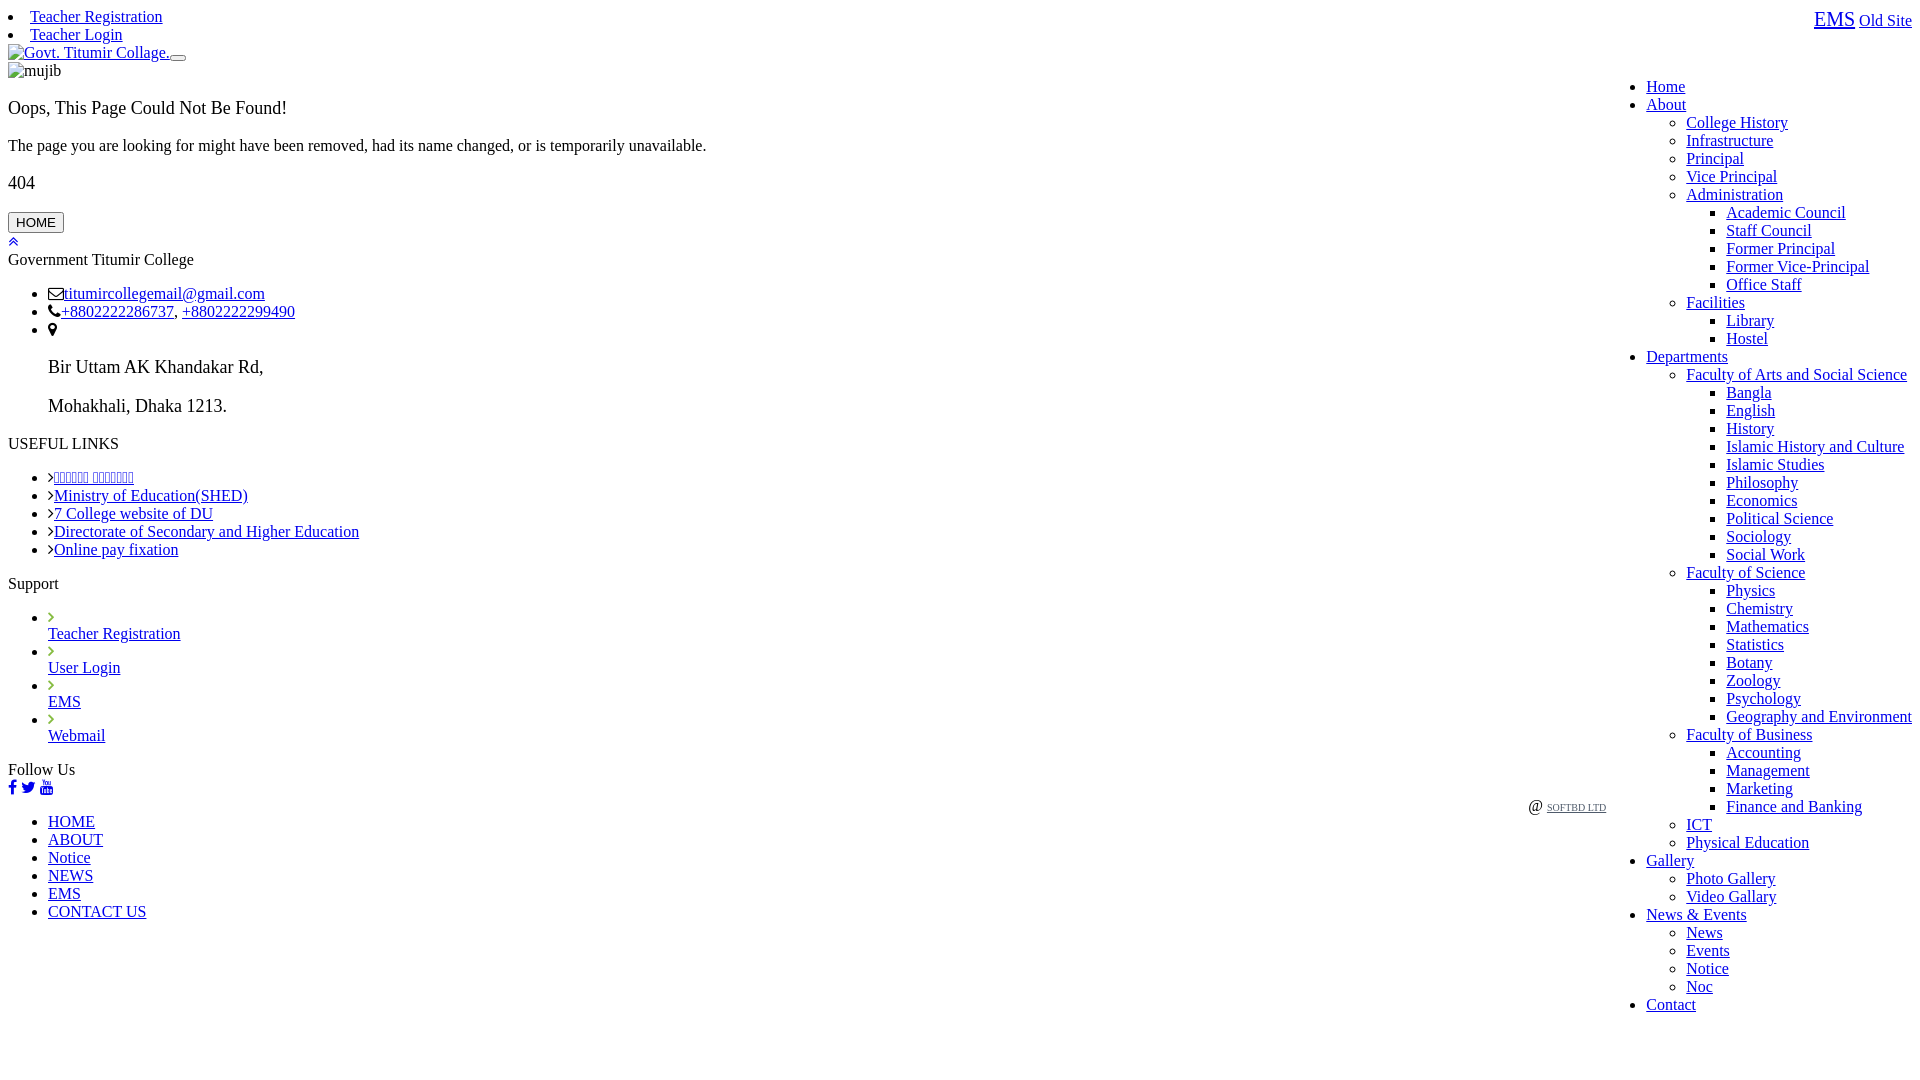 The width and height of the screenshot is (1920, 1080). What do you see at coordinates (29, 16) in the screenshot?
I see `'Teacher Registration'` at bounding box center [29, 16].